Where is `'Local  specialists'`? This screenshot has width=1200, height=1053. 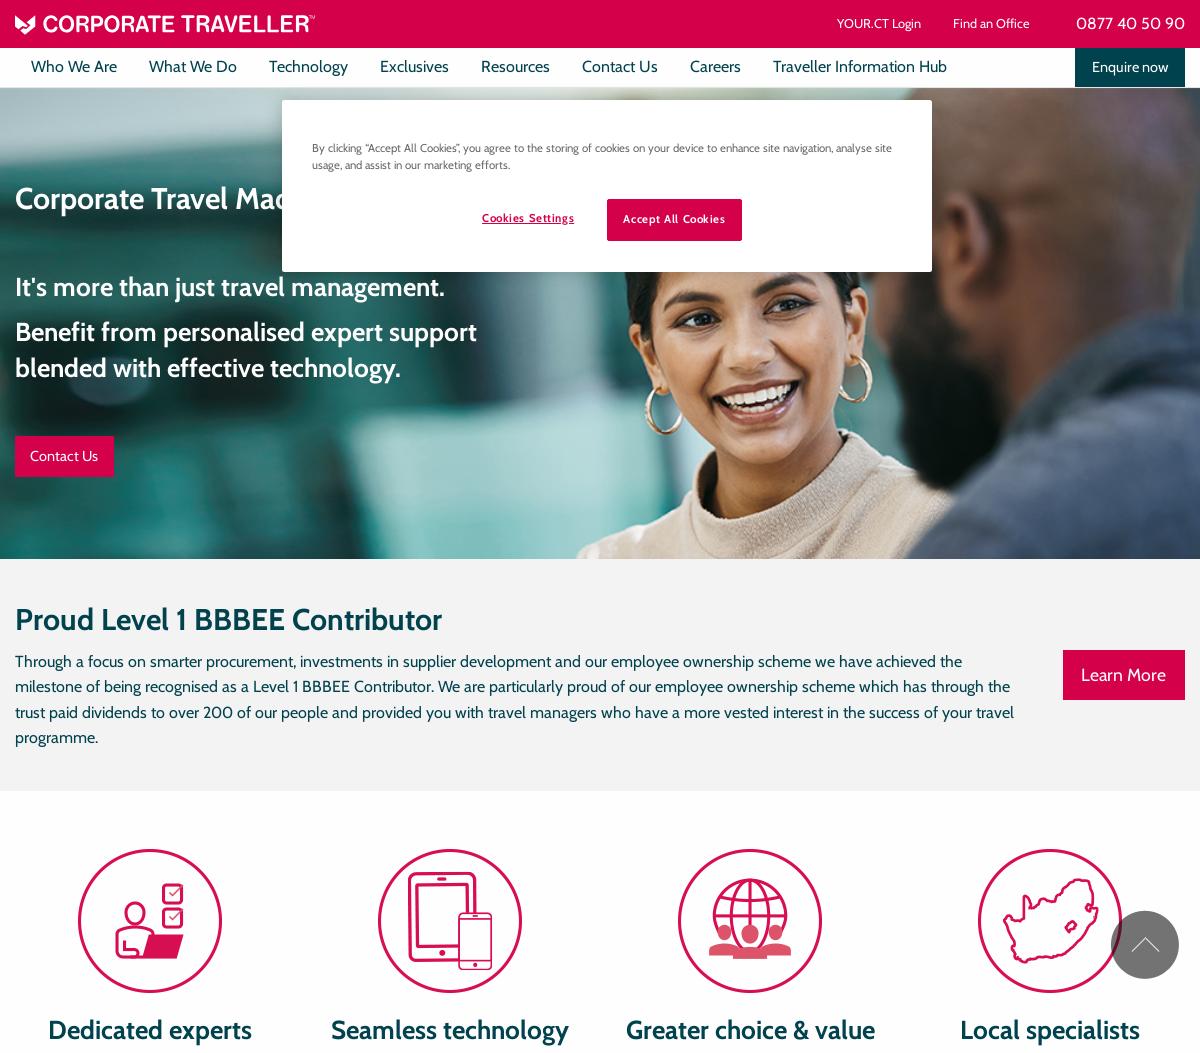
'Local  specialists' is located at coordinates (1050, 1027).